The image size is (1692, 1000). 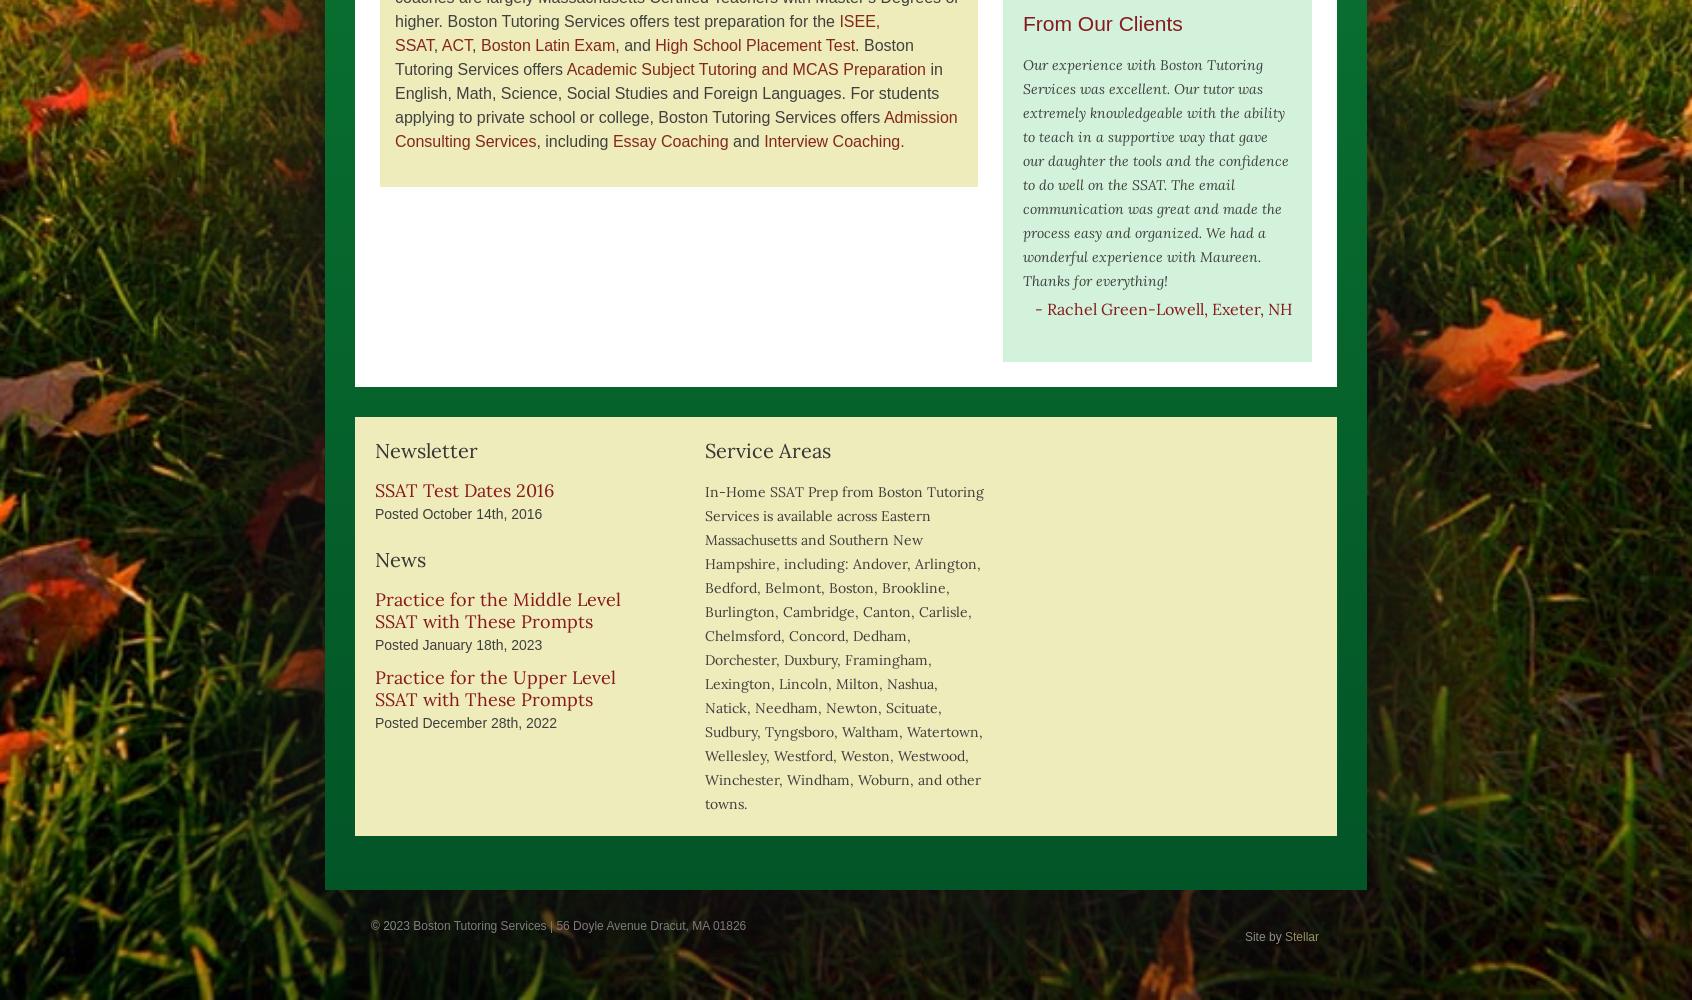 I want to click on 'ISEE, SSAT', so click(x=395, y=33).